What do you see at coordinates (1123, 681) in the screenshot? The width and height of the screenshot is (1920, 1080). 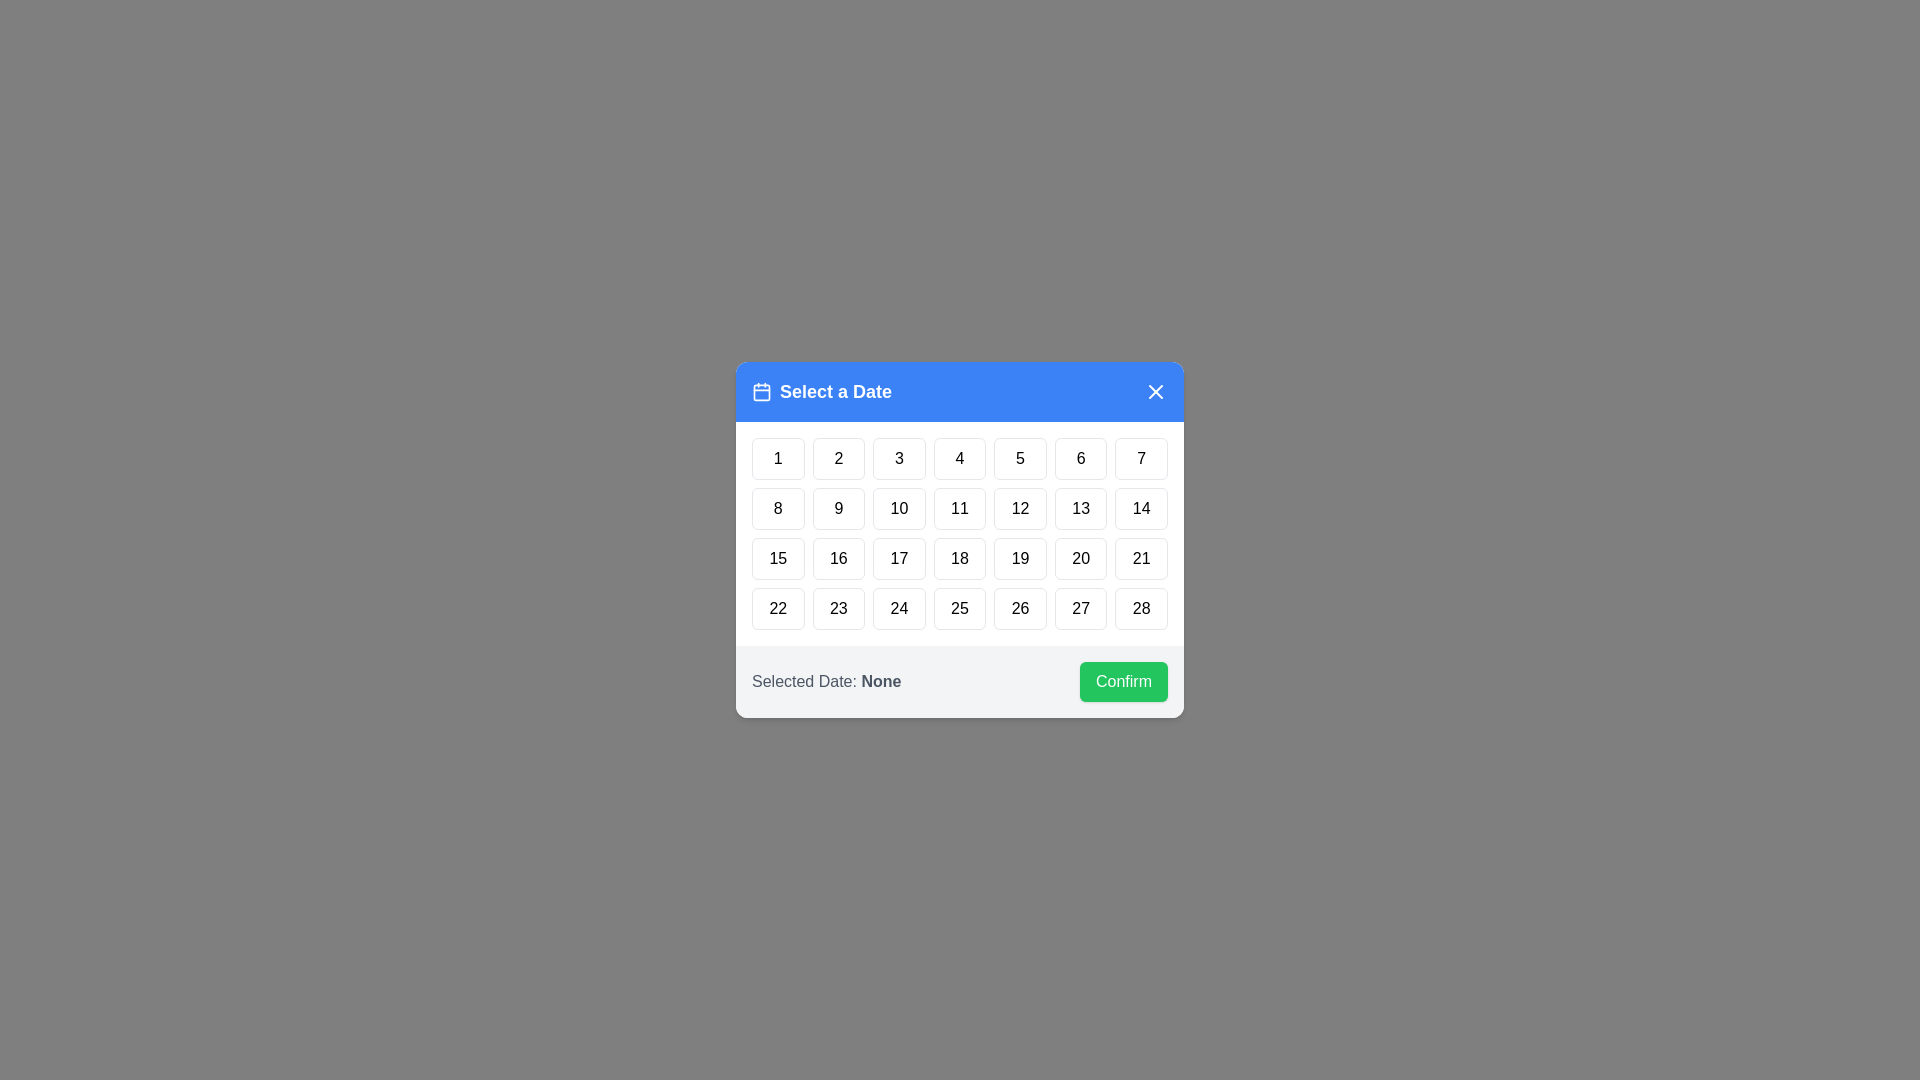 I see `the 'Confirm' button to confirm the selected date` at bounding box center [1123, 681].